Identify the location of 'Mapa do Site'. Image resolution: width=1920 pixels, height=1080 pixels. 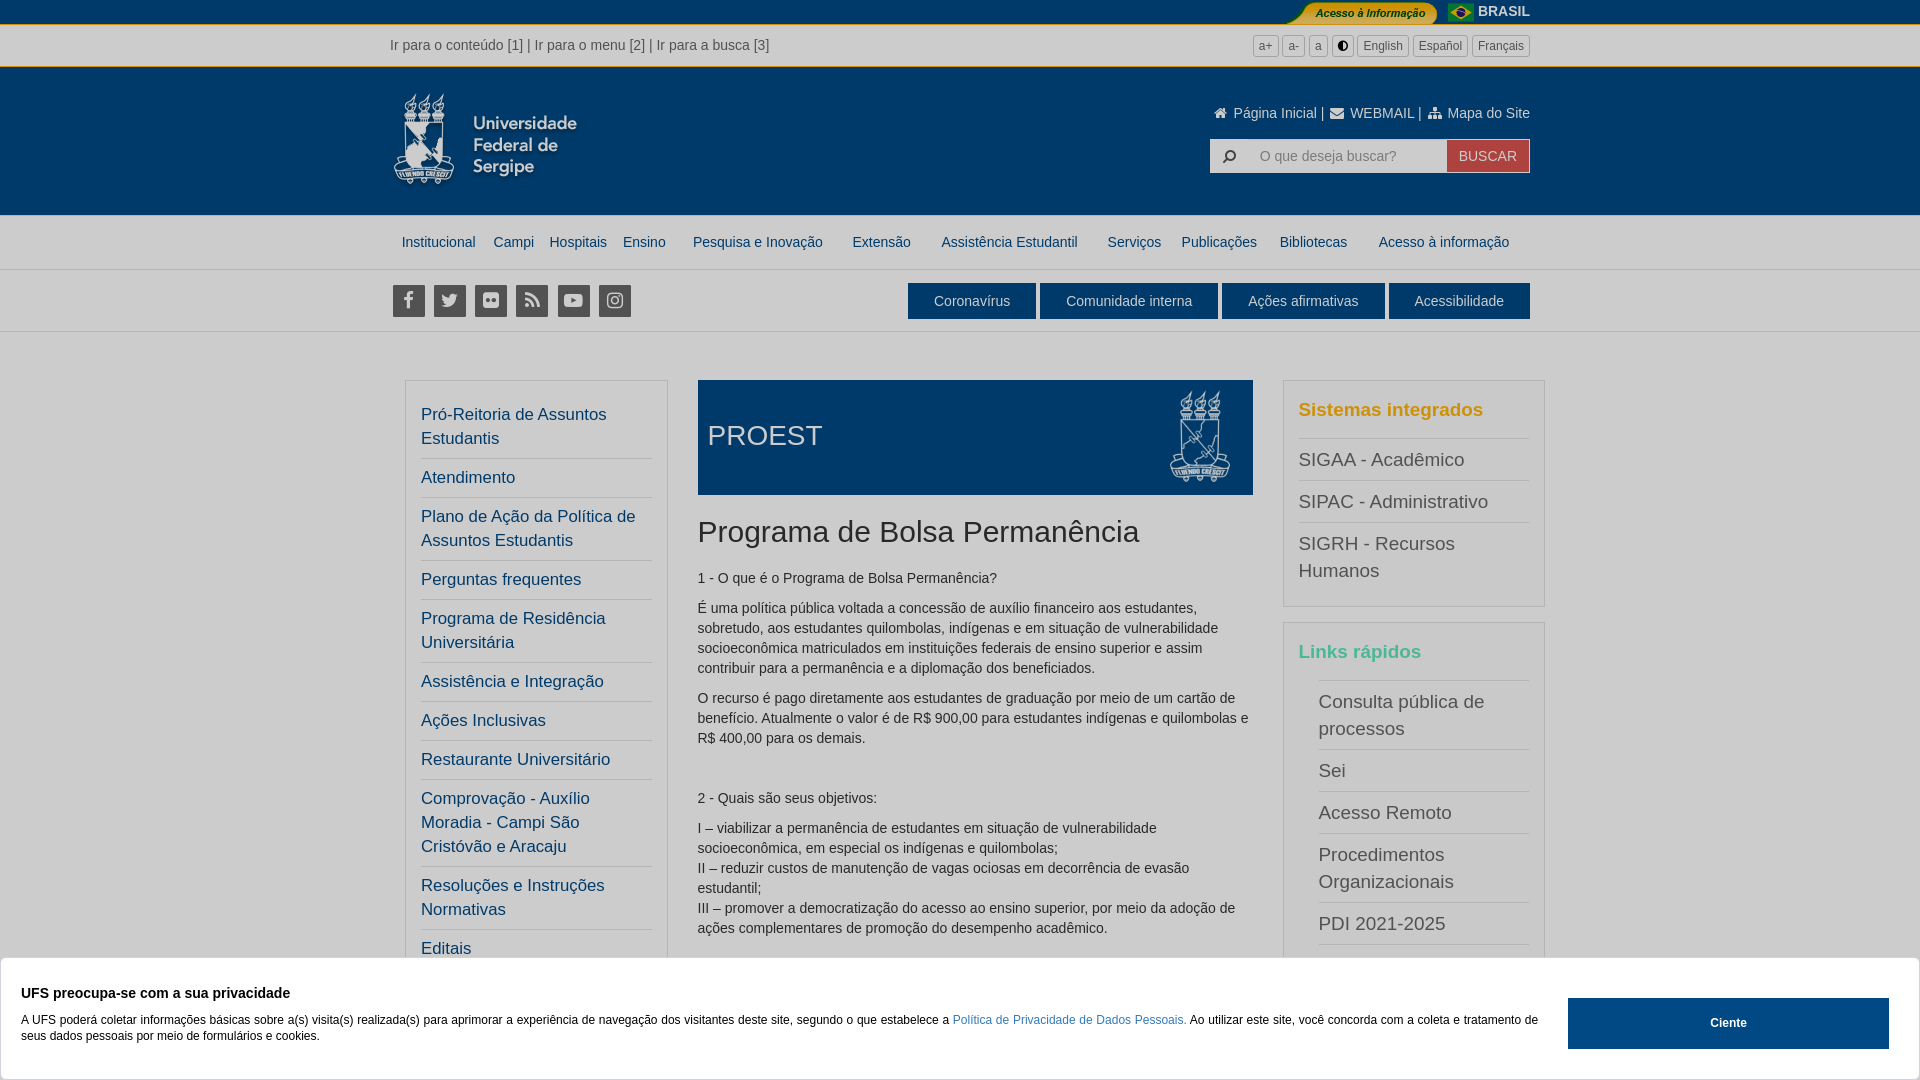
(1478, 112).